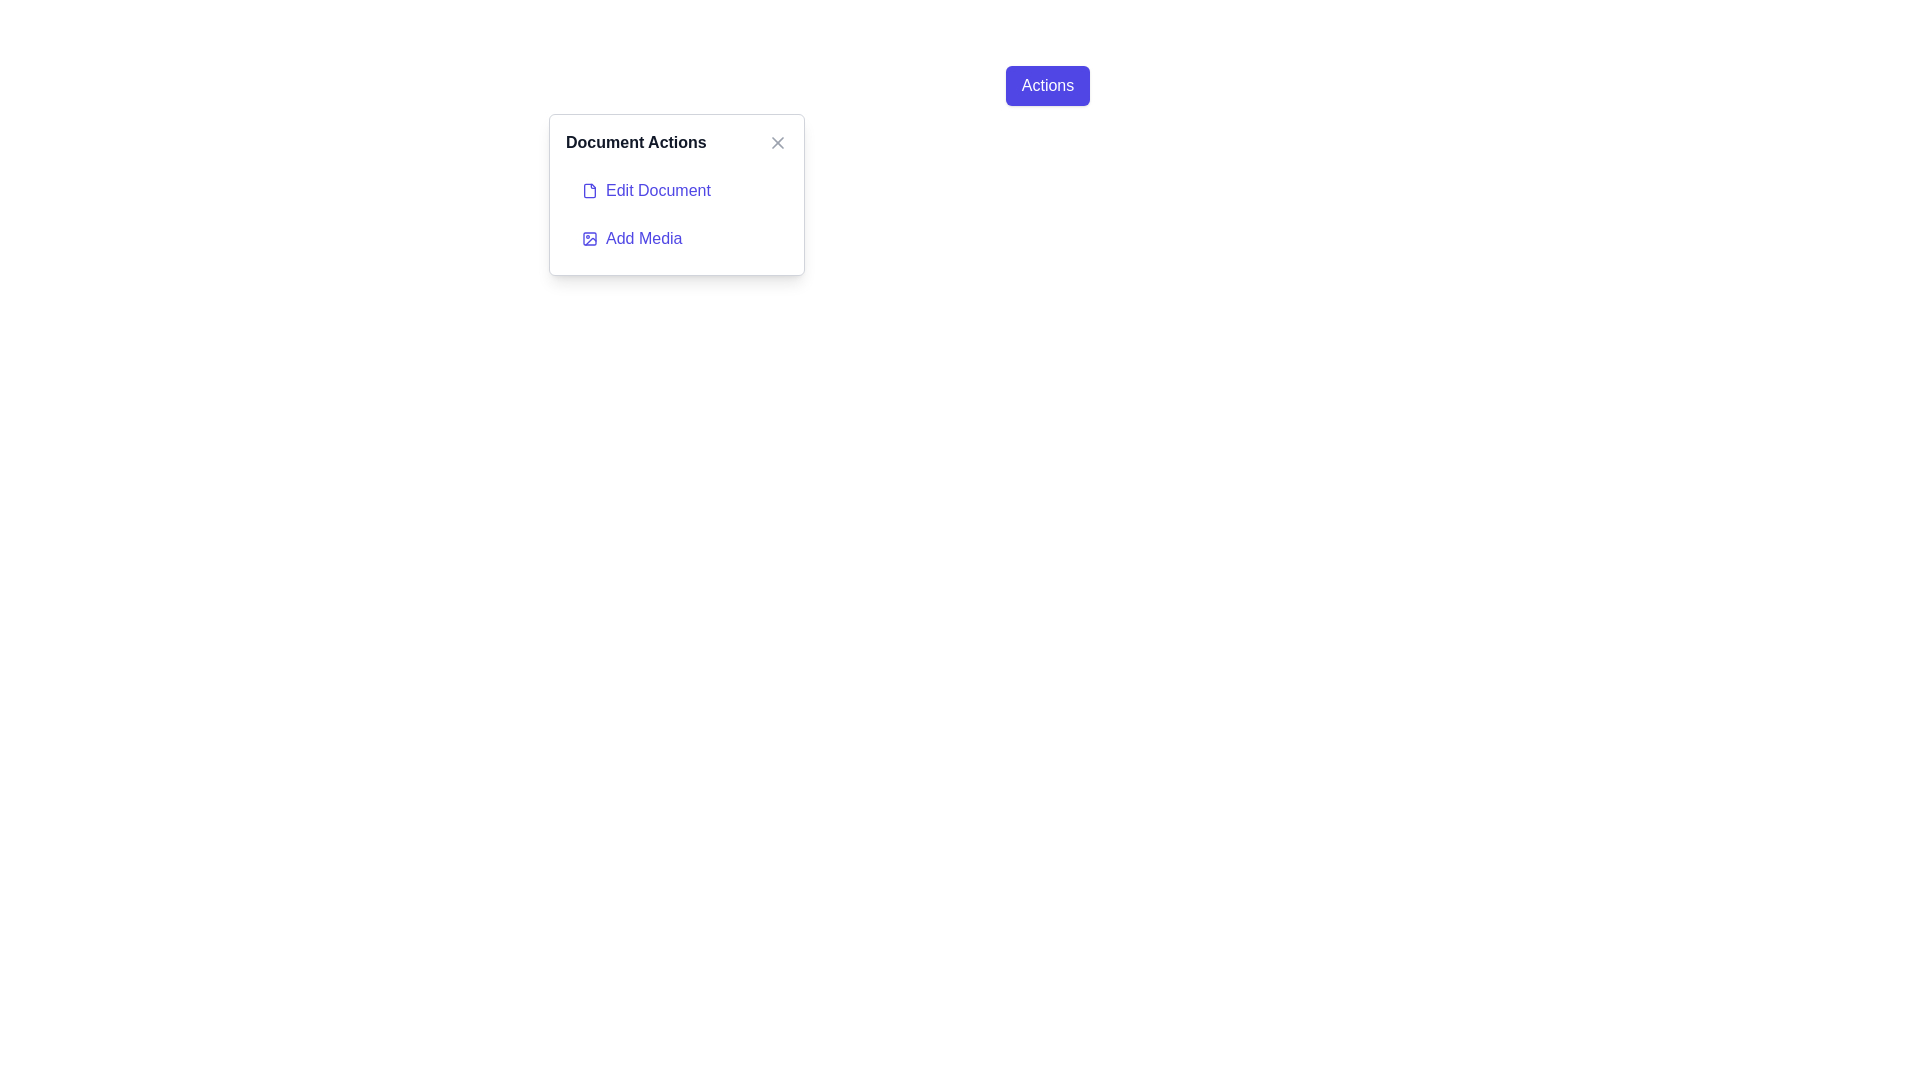 The image size is (1920, 1080). I want to click on the leading camera icon within the 'Add Media' row in the 'Document Actions' dropdown menu for visual cues, so click(589, 238).